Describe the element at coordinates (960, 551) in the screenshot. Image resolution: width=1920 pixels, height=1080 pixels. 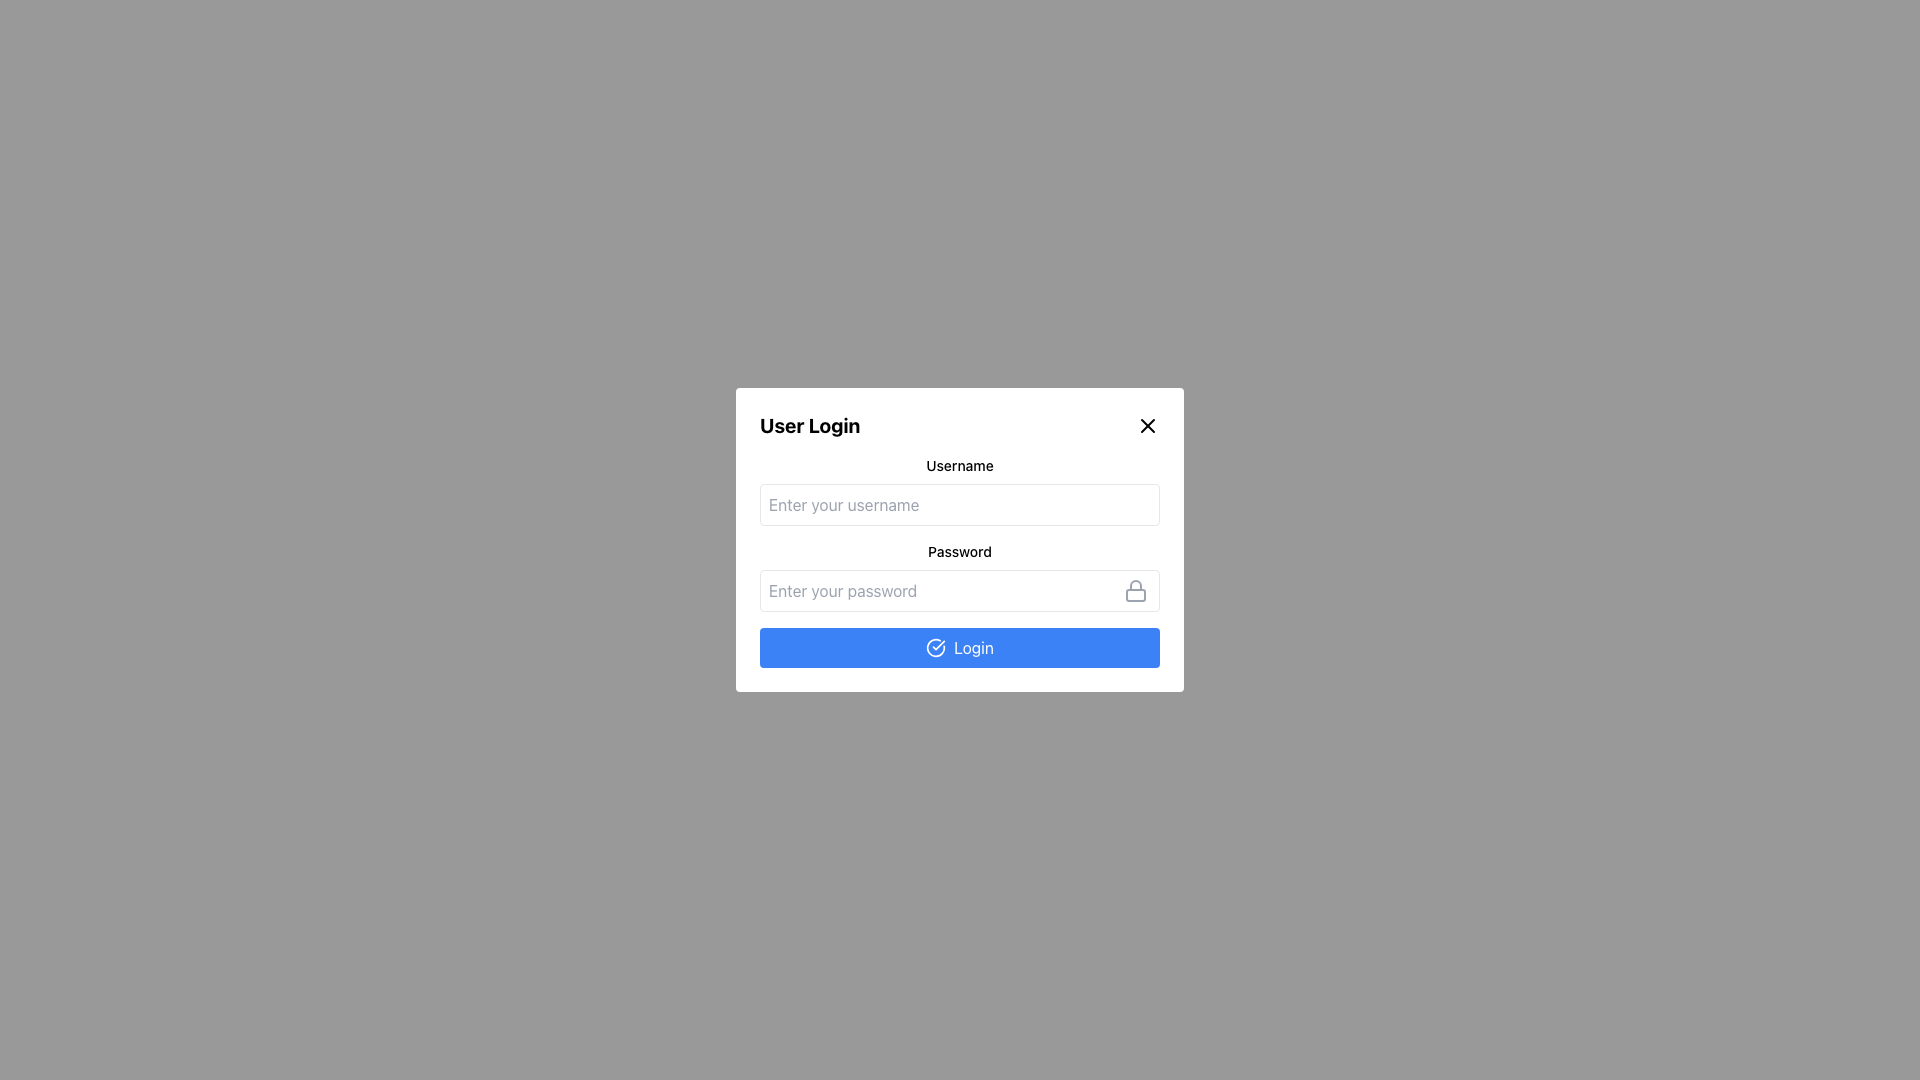
I see `the label that indicates the purpose of the password input field in the login form interface, which is centered horizontally above the password input field` at that location.